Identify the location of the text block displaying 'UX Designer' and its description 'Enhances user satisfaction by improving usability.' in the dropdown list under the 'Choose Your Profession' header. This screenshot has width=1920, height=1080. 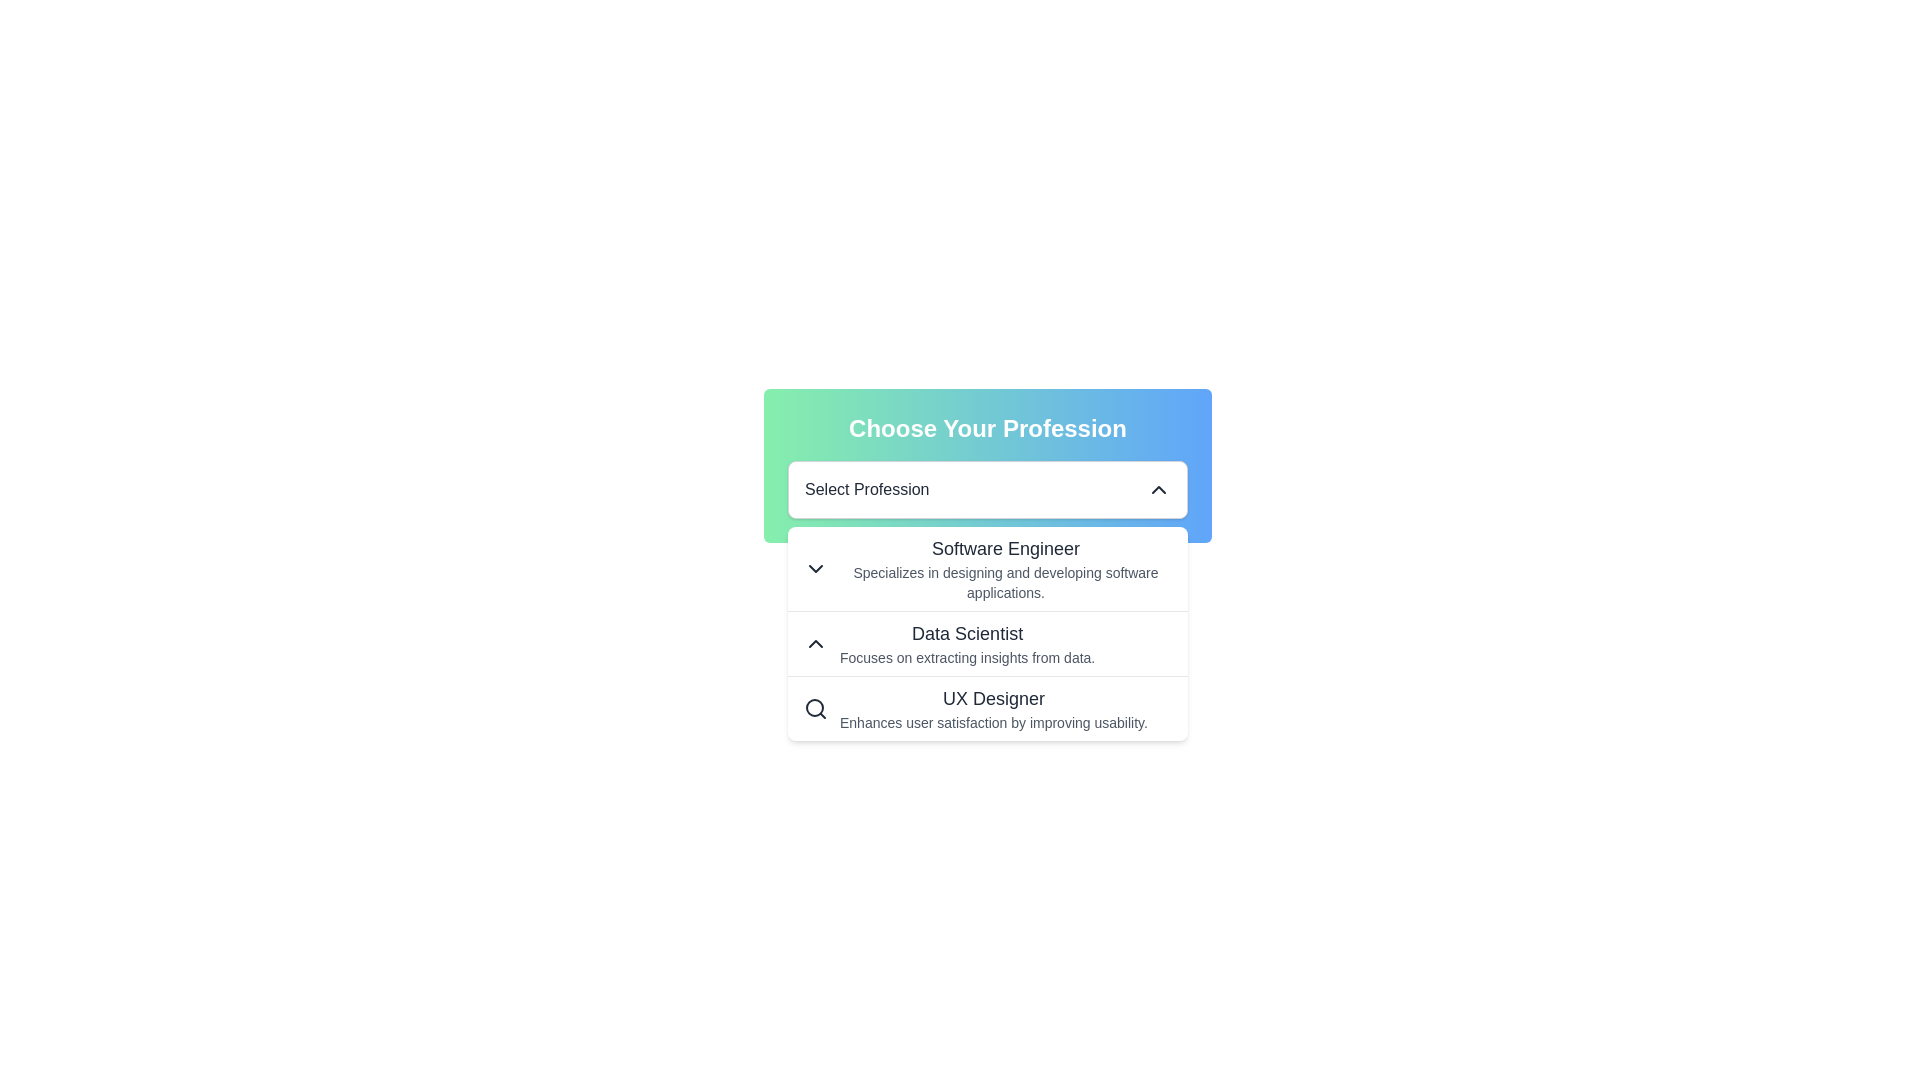
(993, 708).